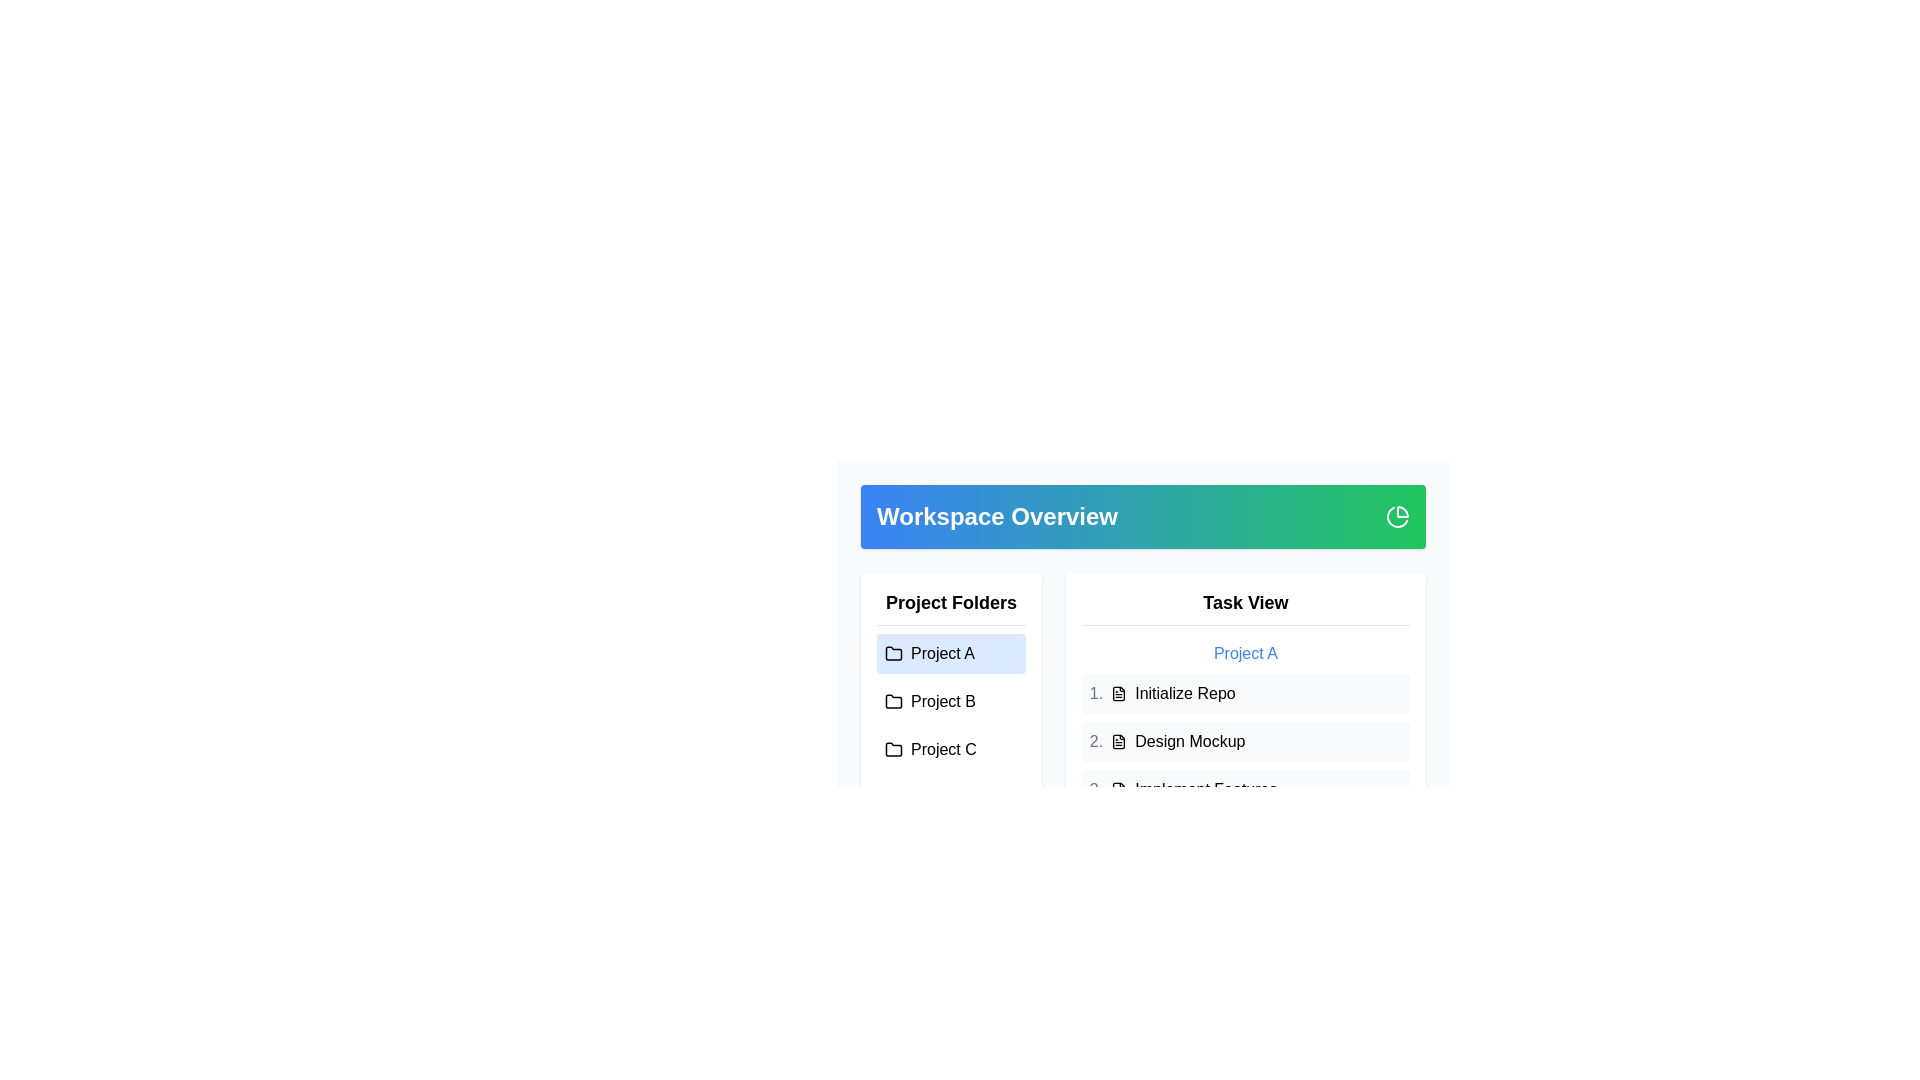 The image size is (1920, 1080). I want to click on the gray text label displaying the numeral '2' in the Task View pane, positioned in the second row of tasks, to the left of the task title 'Design Mockup', so click(1095, 741).